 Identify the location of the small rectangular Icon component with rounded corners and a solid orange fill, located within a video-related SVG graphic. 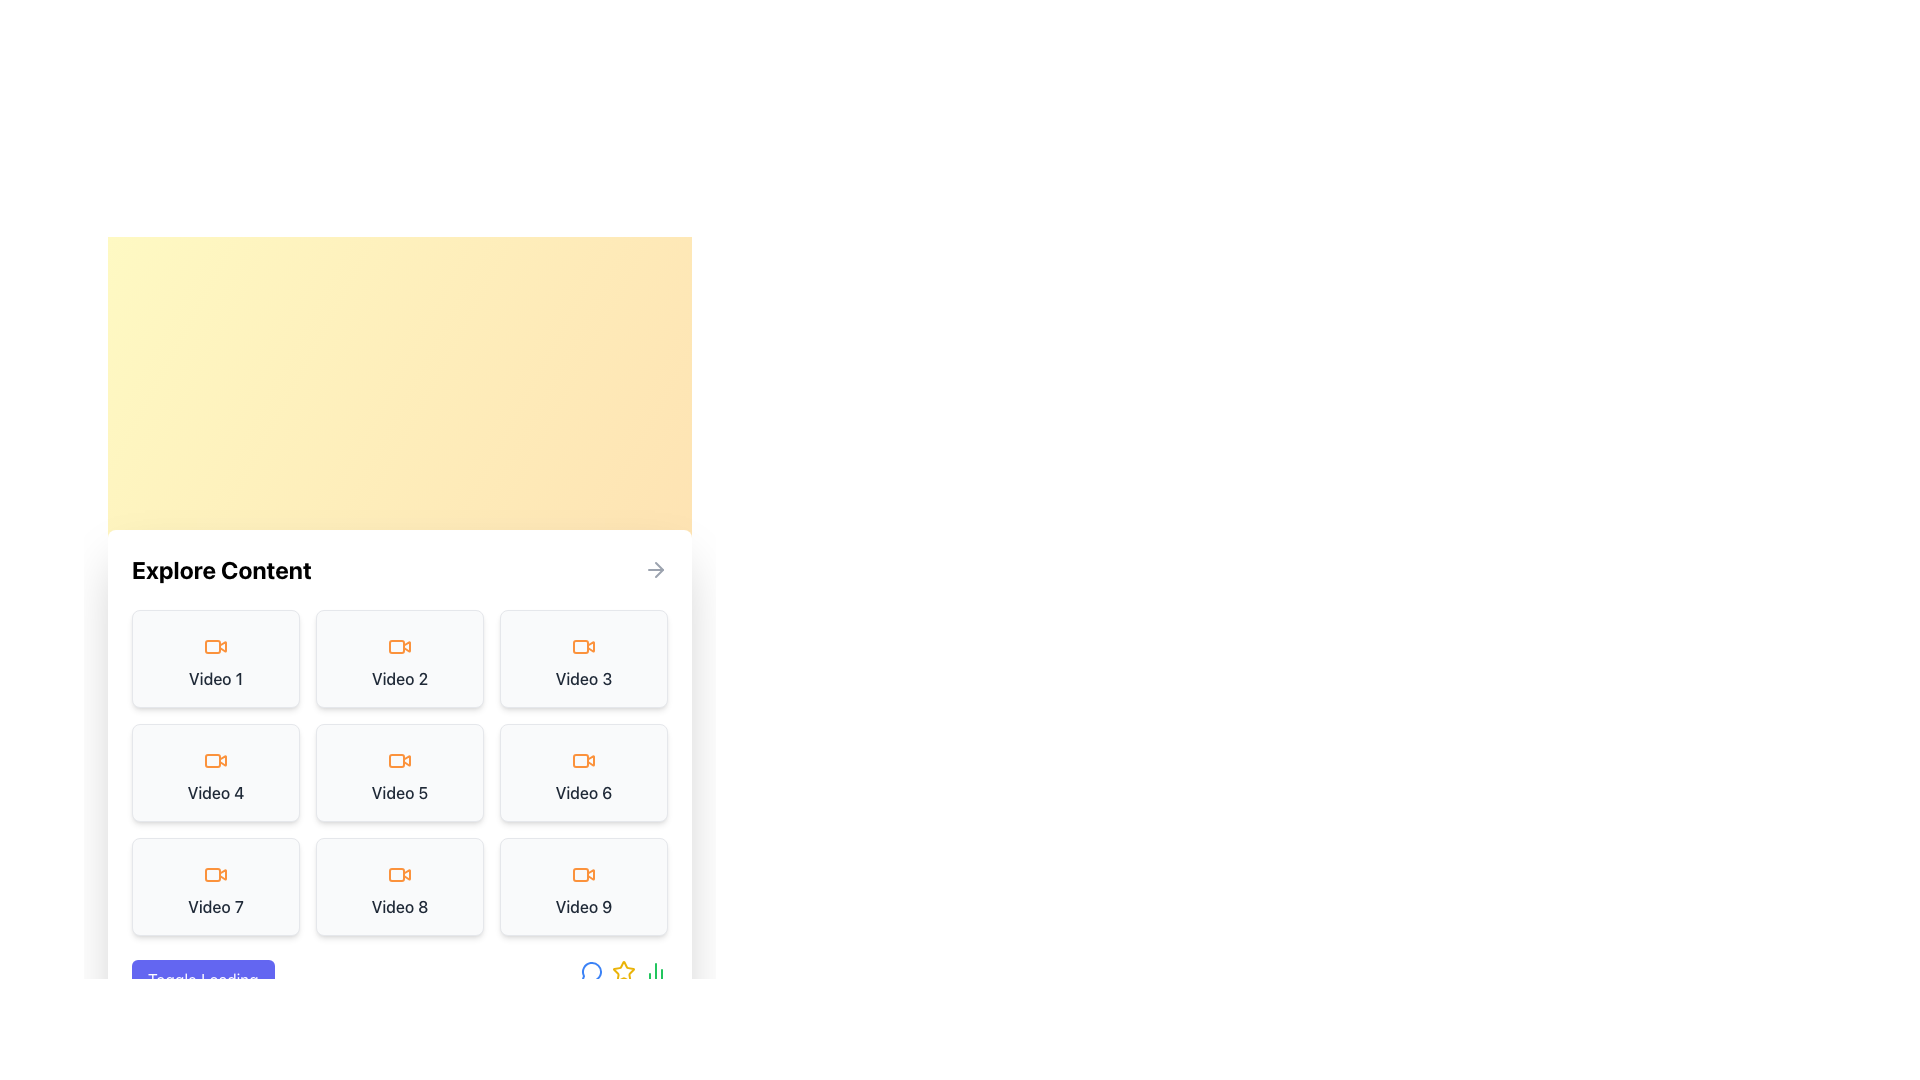
(212, 760).